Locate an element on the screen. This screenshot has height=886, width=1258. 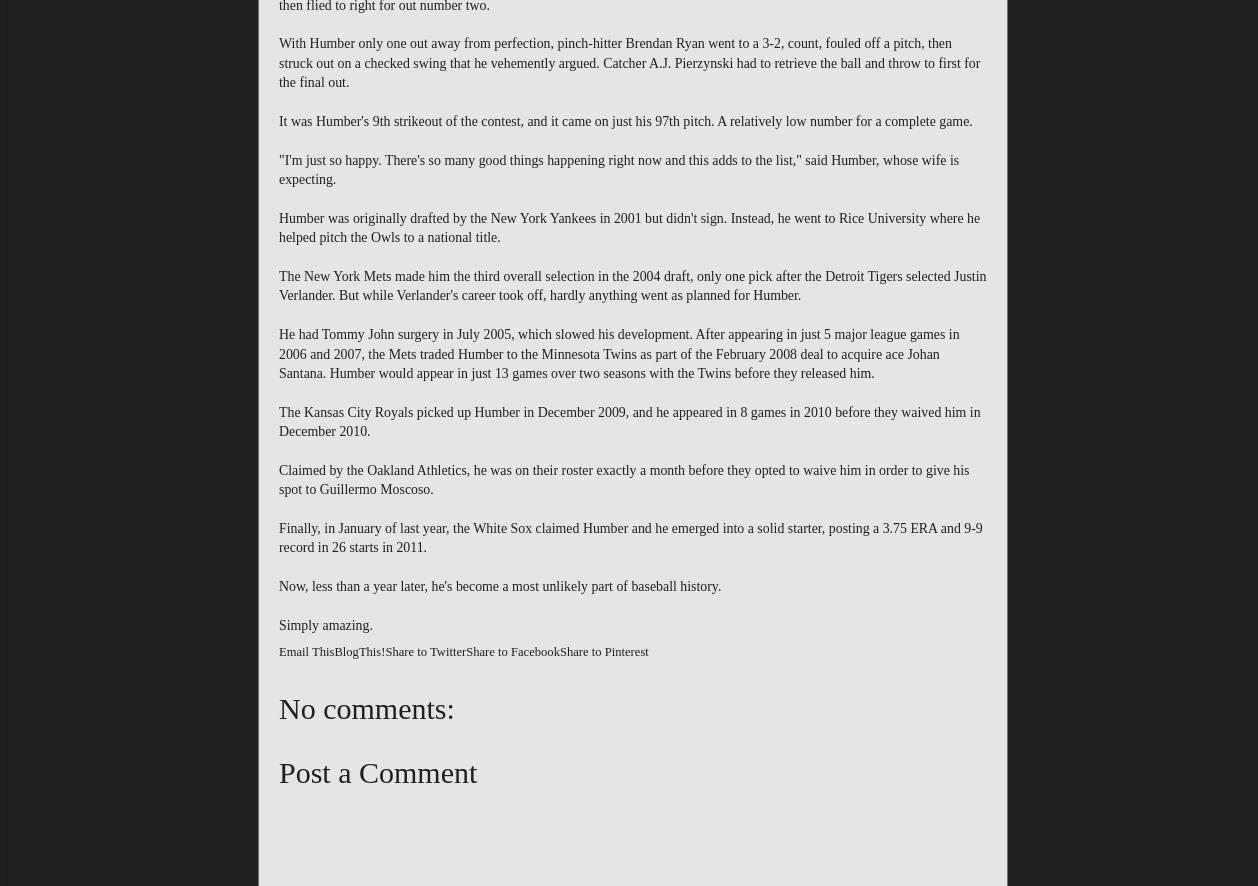
'BlogThis!' is located at coordinates (358, 651).